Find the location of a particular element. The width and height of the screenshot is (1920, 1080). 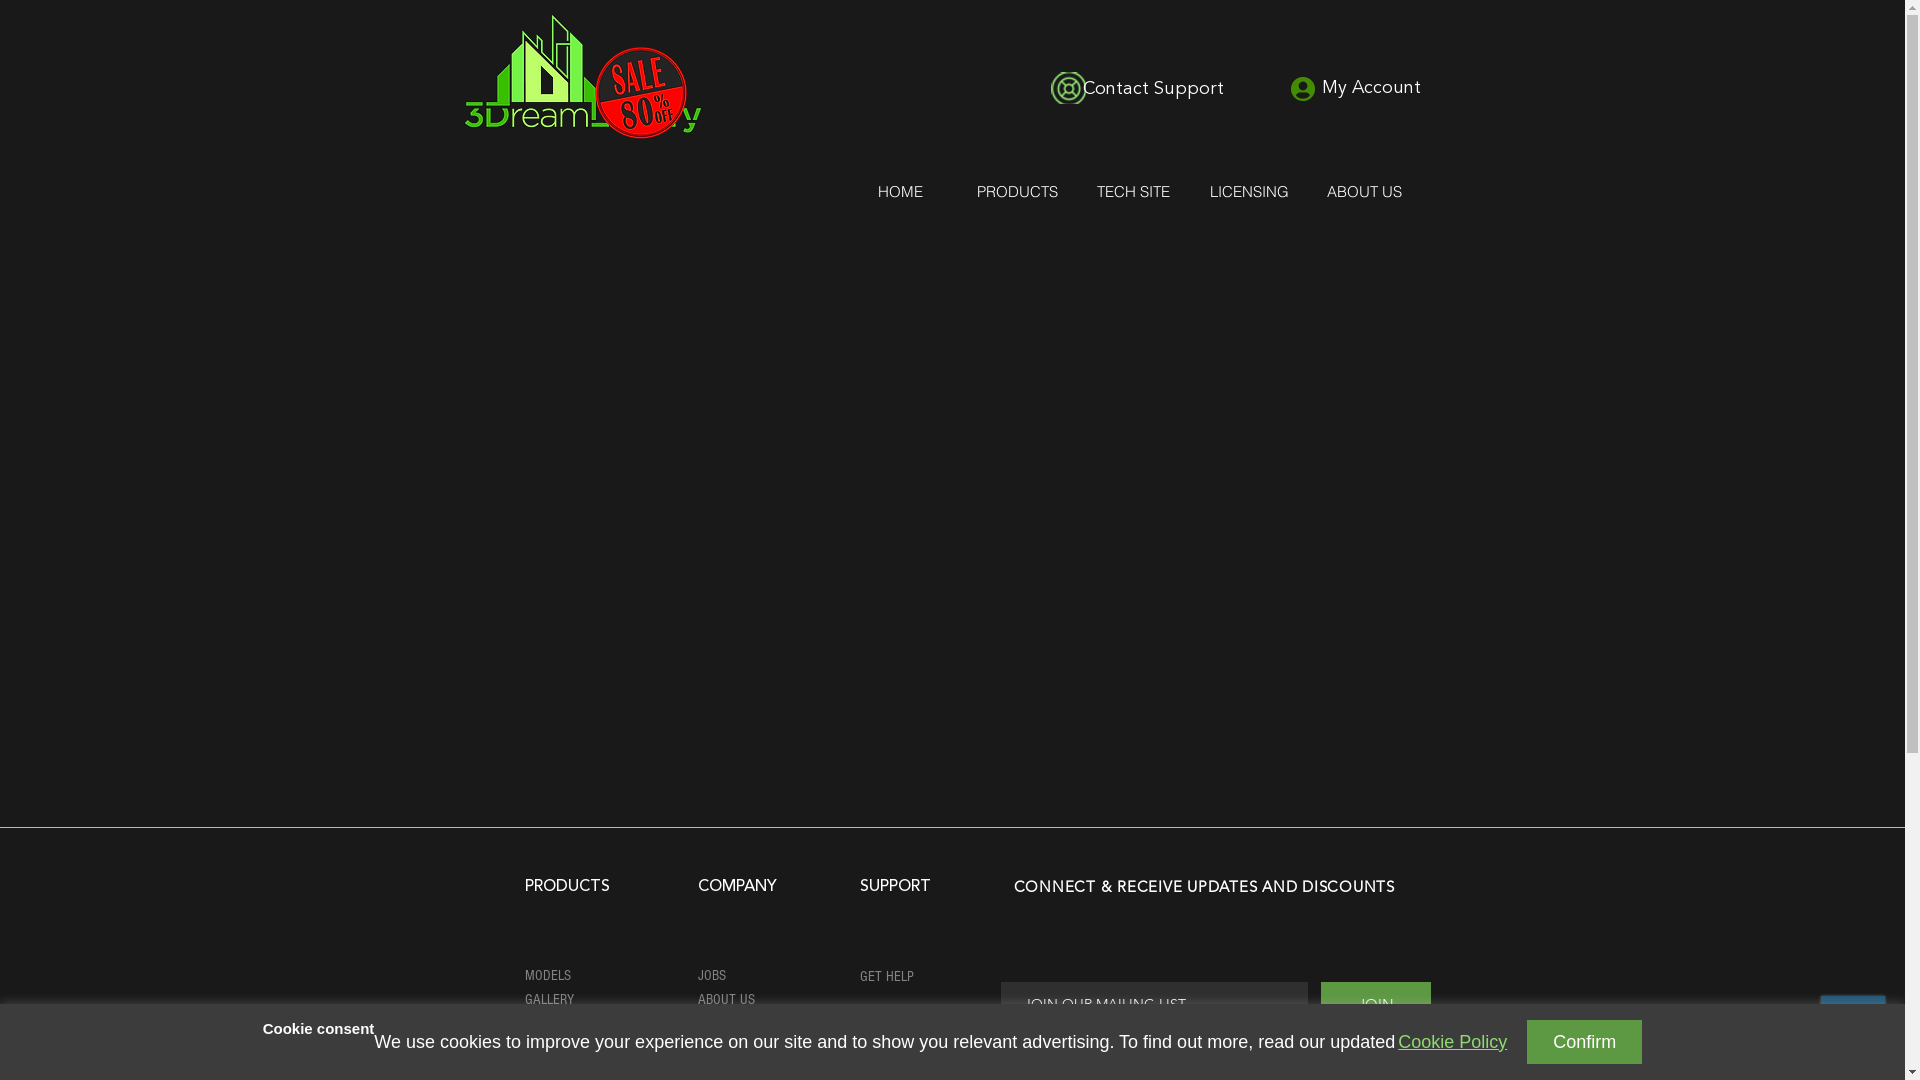

'ABOUT US' is located at coordinates (1305, 191).